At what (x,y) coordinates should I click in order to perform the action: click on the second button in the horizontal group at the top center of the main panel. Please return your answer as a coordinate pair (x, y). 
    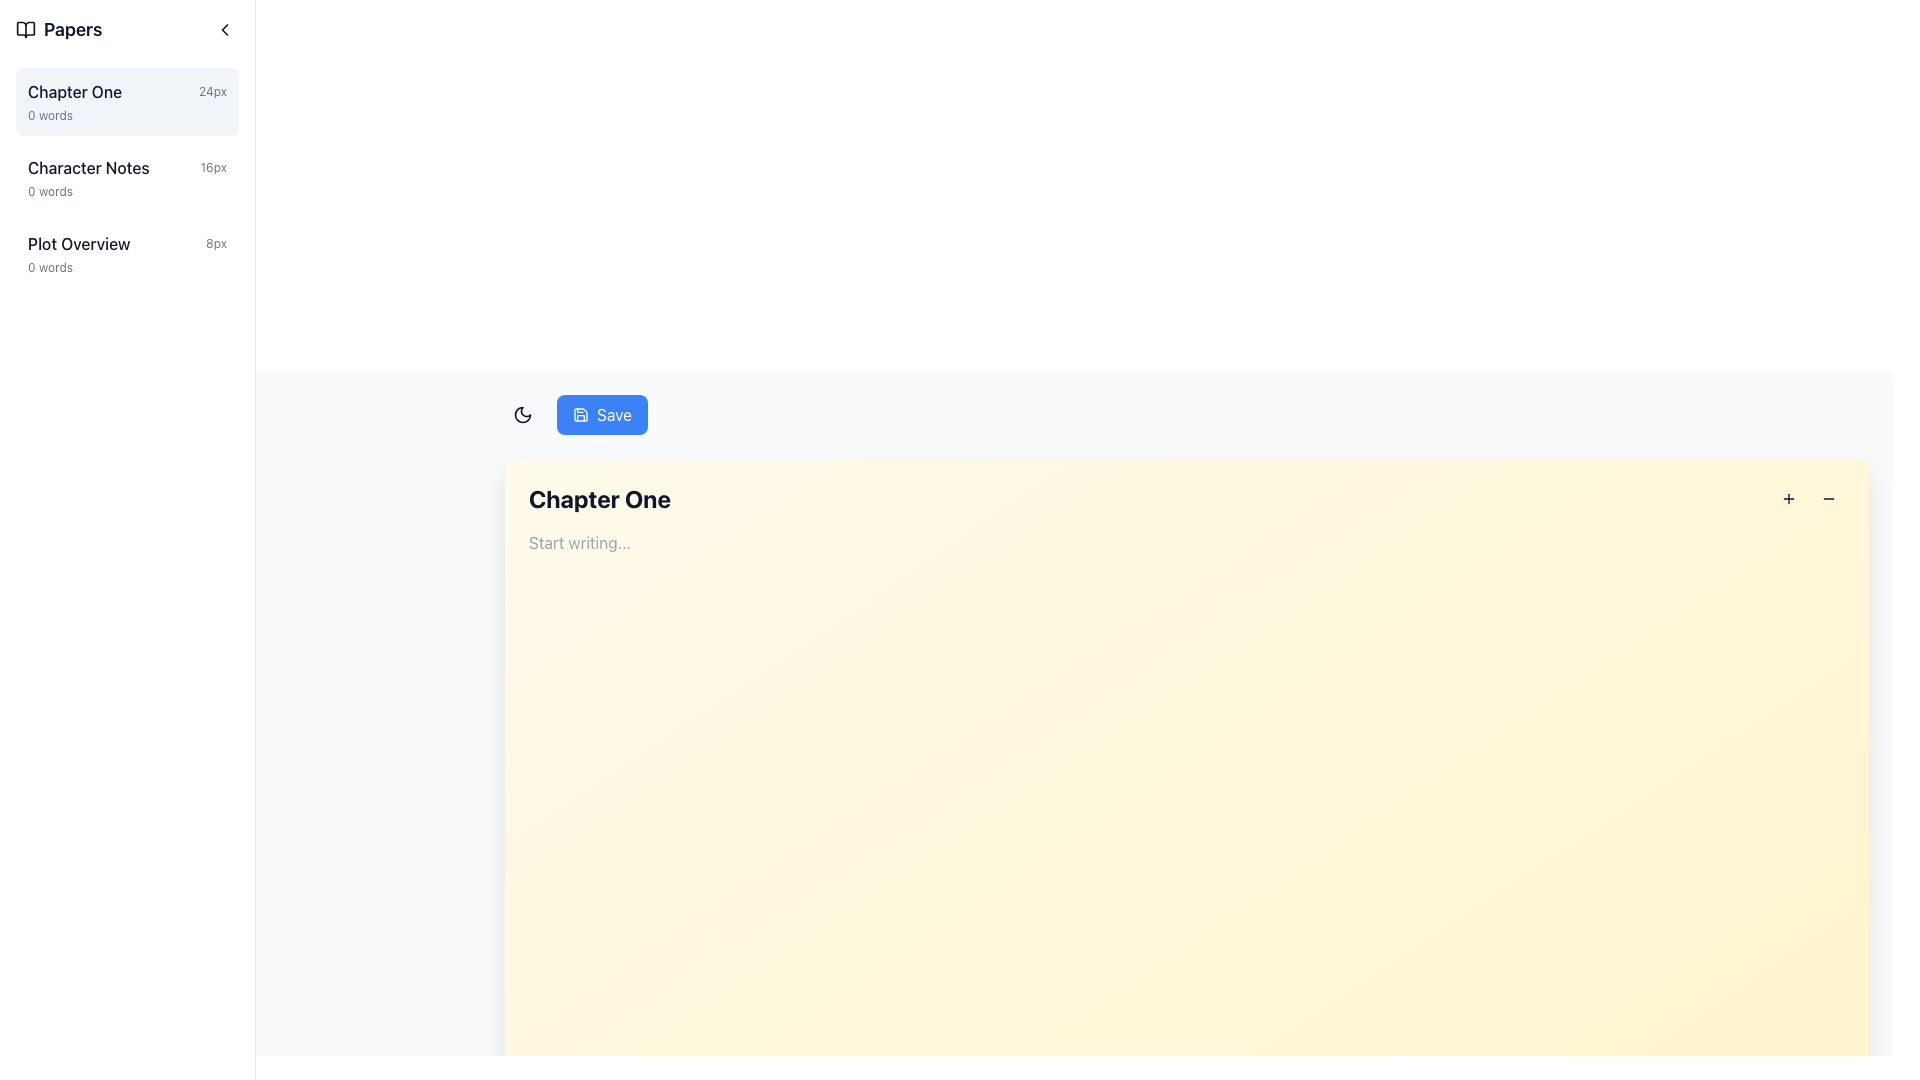
    Looking at the image, I should click on (601, 414).